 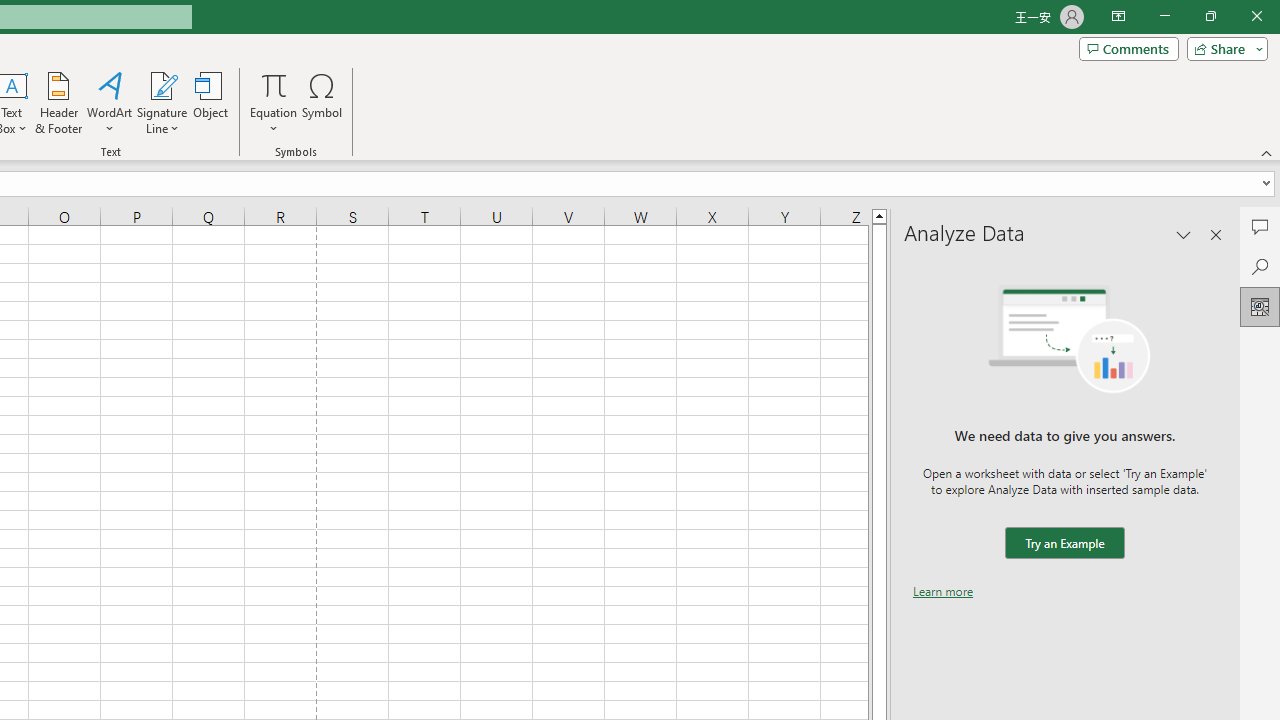 What do you see at coordinates (1259, 266) in the screenshot?
I see `'Search'` at bounding box center [1259, 266].